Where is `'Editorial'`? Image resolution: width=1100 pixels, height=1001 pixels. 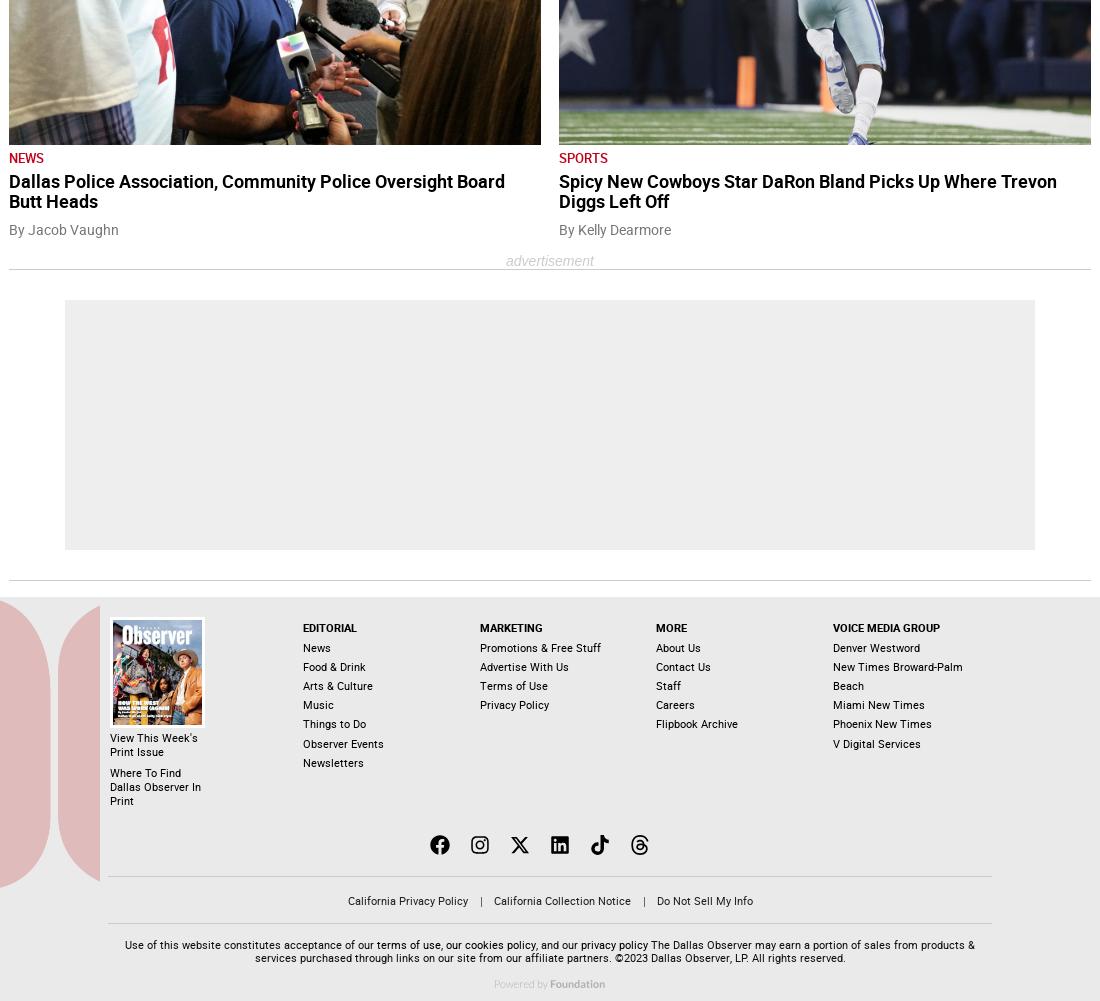 'Editorial' is located at coordinates (300, 628).